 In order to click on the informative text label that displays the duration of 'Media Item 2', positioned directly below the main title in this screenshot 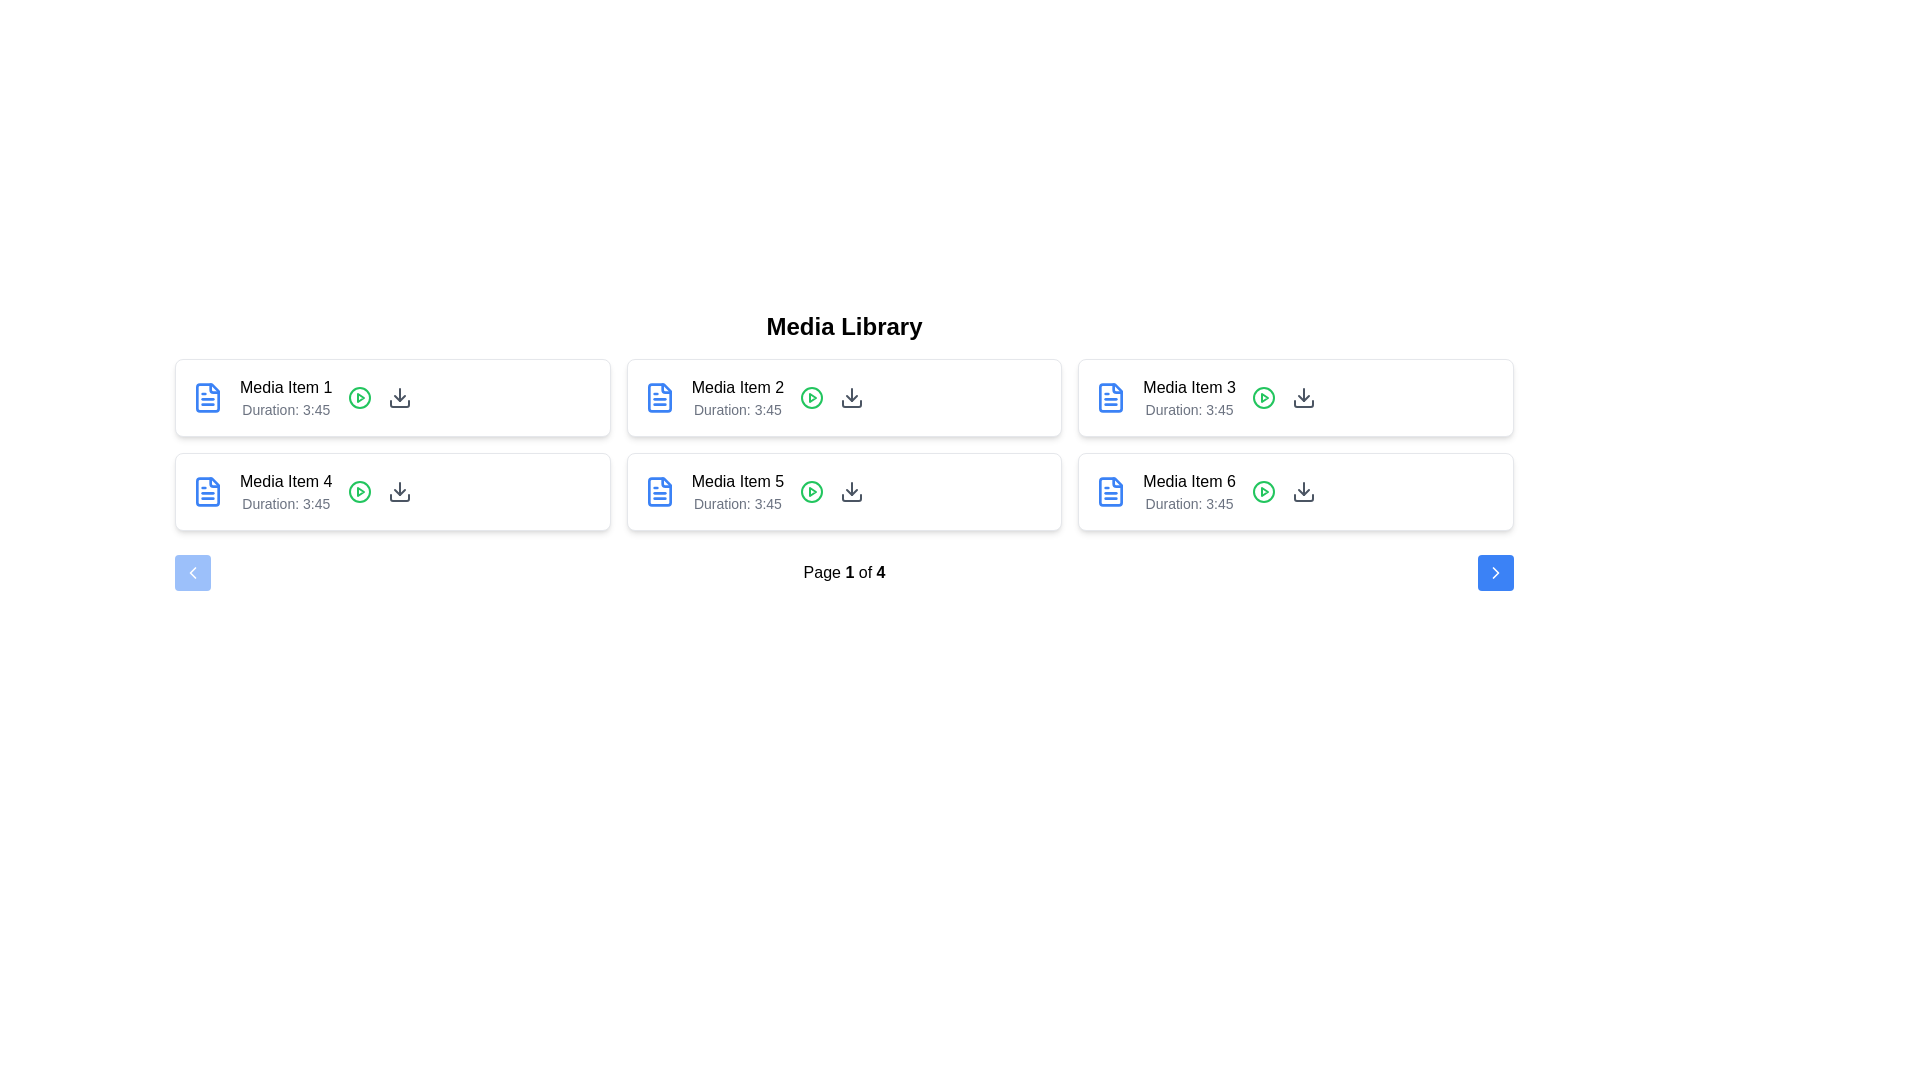, I will do `click(736, 408)`.